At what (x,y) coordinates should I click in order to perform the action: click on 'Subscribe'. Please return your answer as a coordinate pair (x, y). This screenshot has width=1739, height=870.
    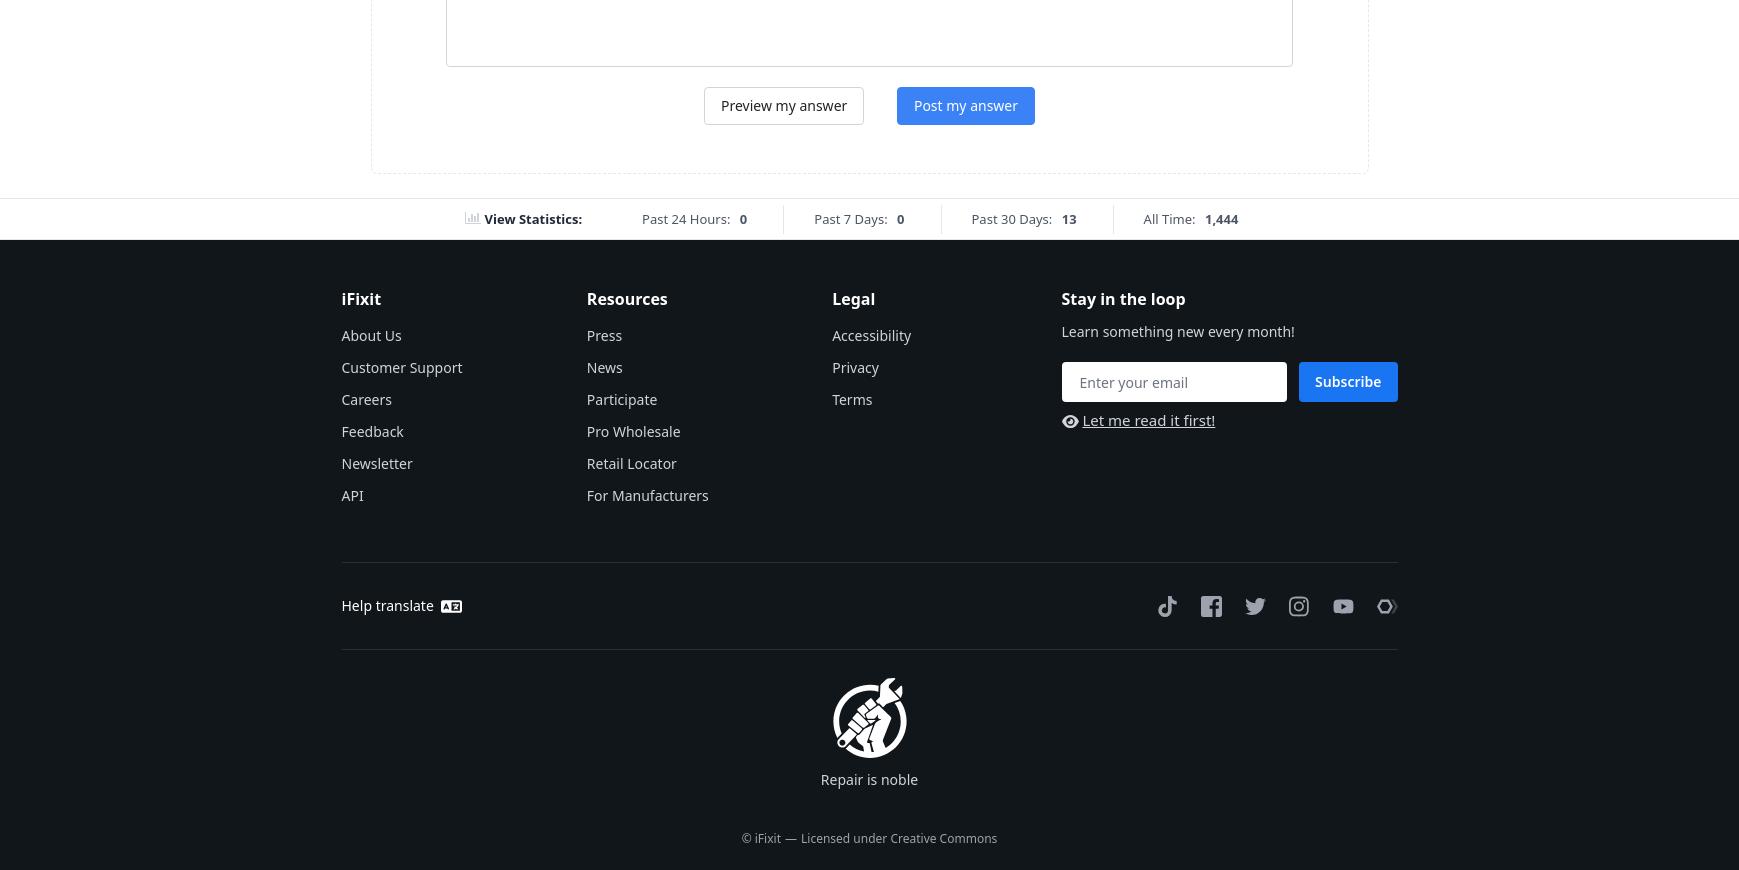
    Looking at the image, I should click on (1347, 381).